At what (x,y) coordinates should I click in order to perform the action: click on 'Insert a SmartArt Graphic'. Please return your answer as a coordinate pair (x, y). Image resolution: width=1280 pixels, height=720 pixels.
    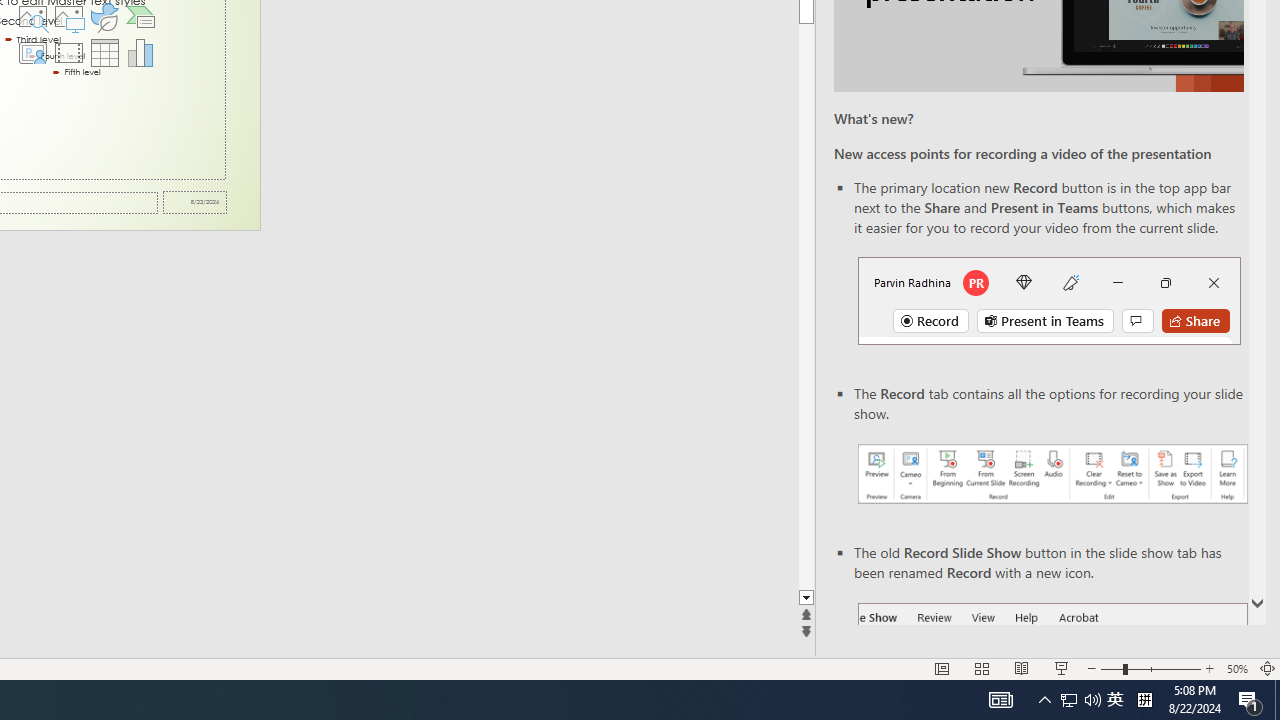
    Looking at the image, I should click on (140, 16).